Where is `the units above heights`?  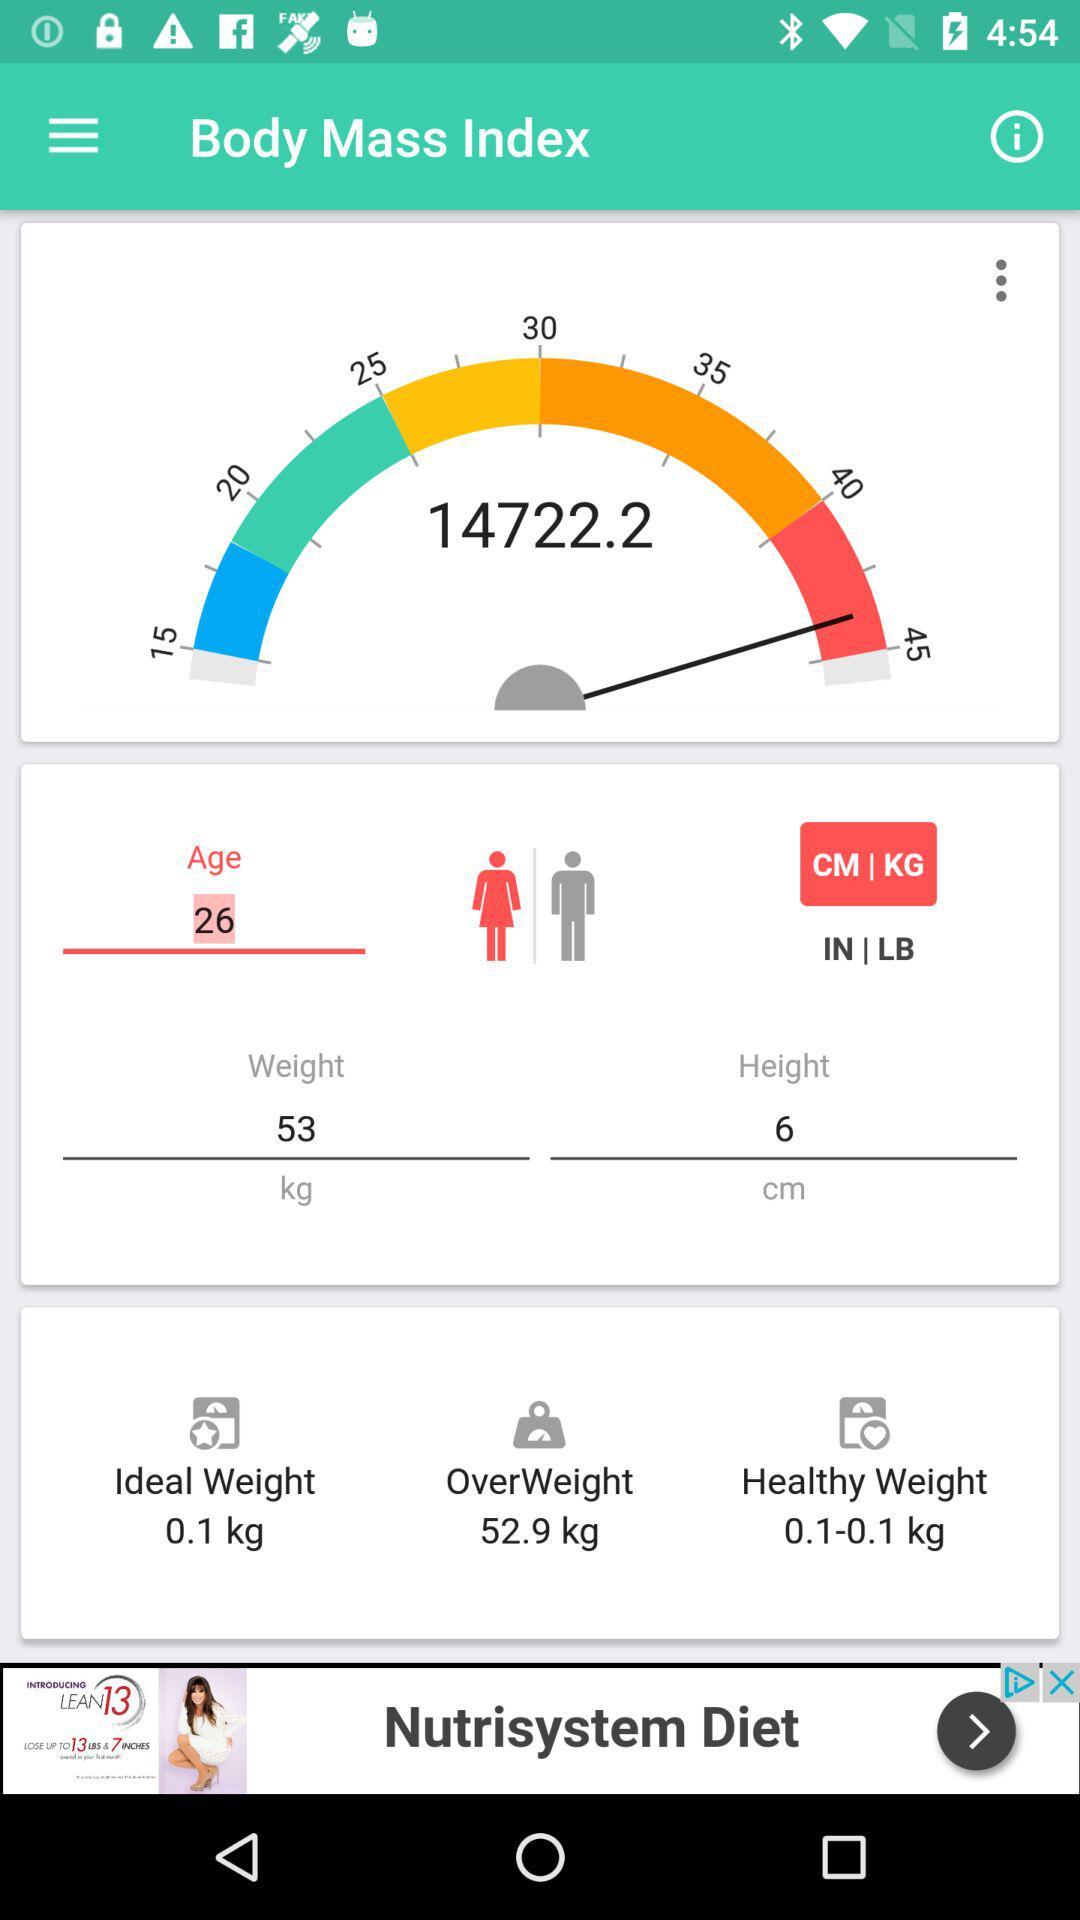 the units above heights is located at coordinates (867, 947).